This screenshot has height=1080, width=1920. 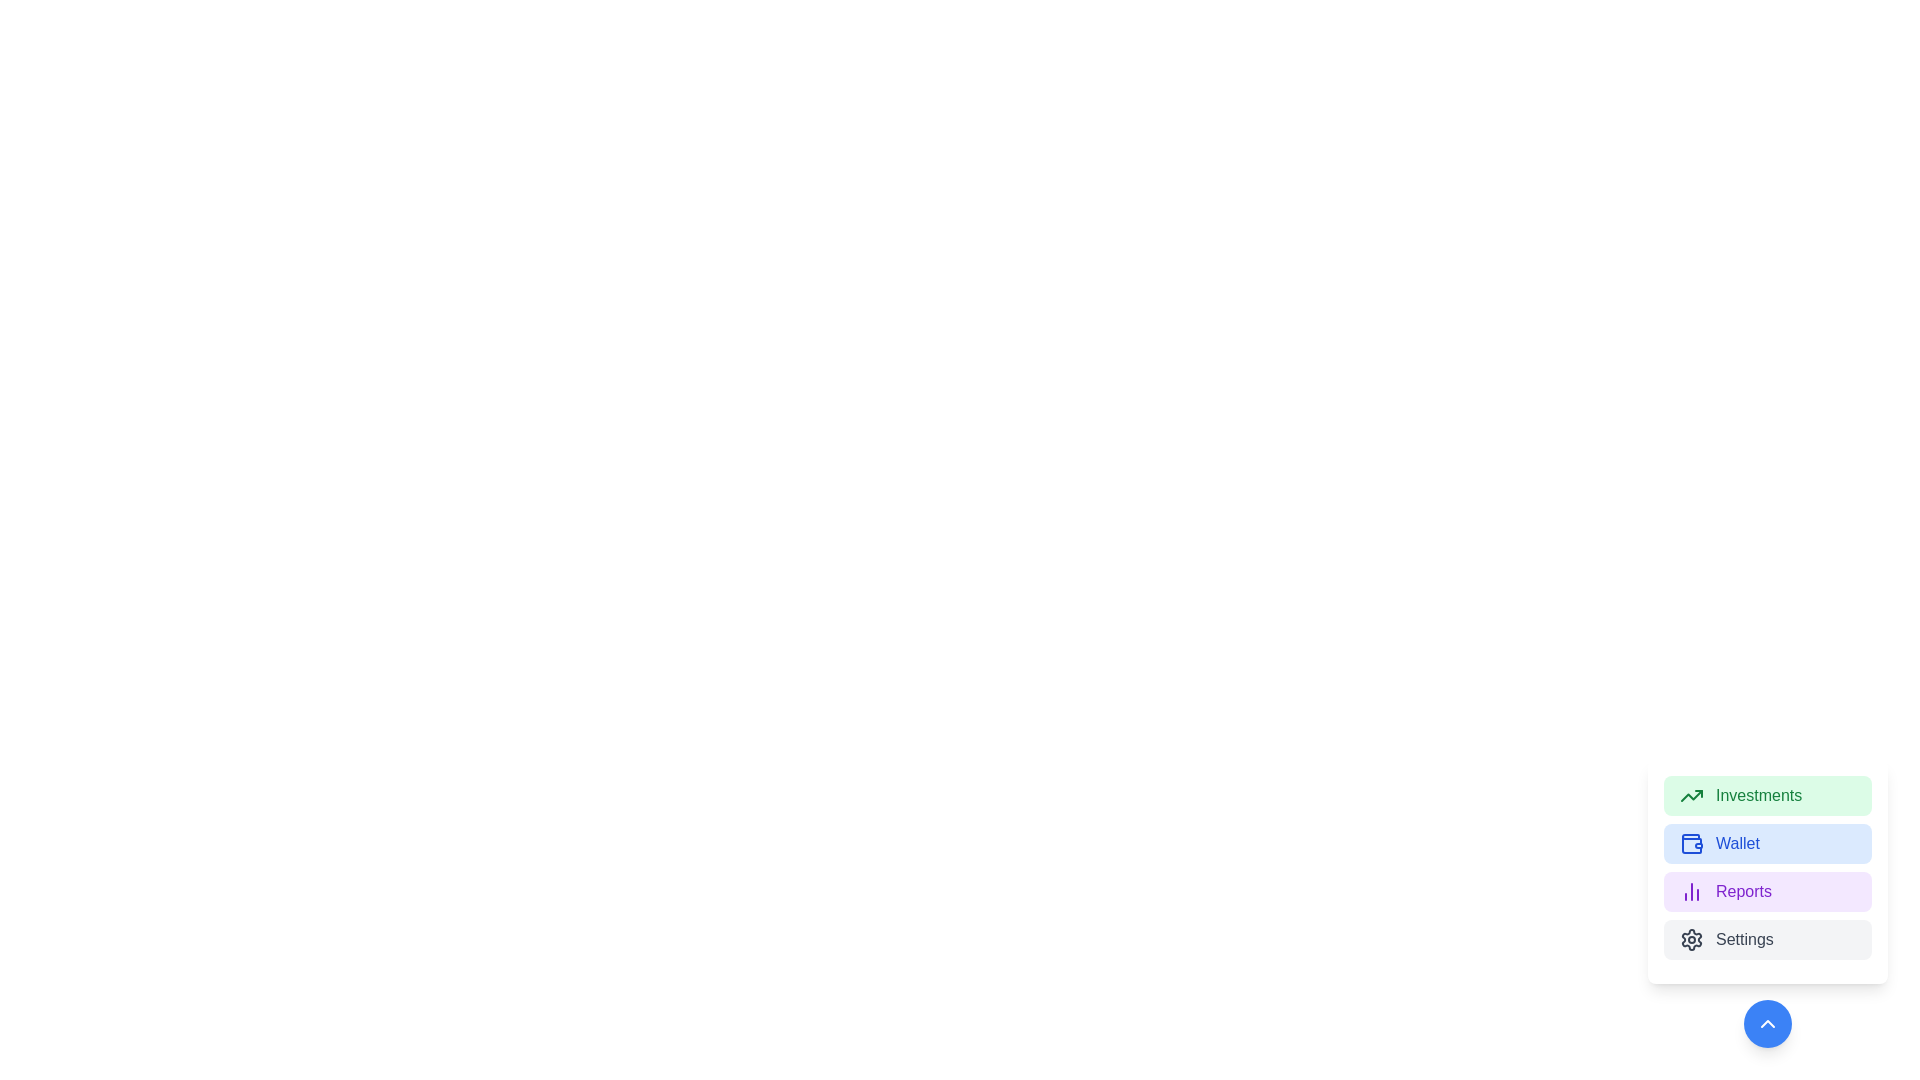 I want to click on the 'Wallet' button, so click(x=1767, y=844).